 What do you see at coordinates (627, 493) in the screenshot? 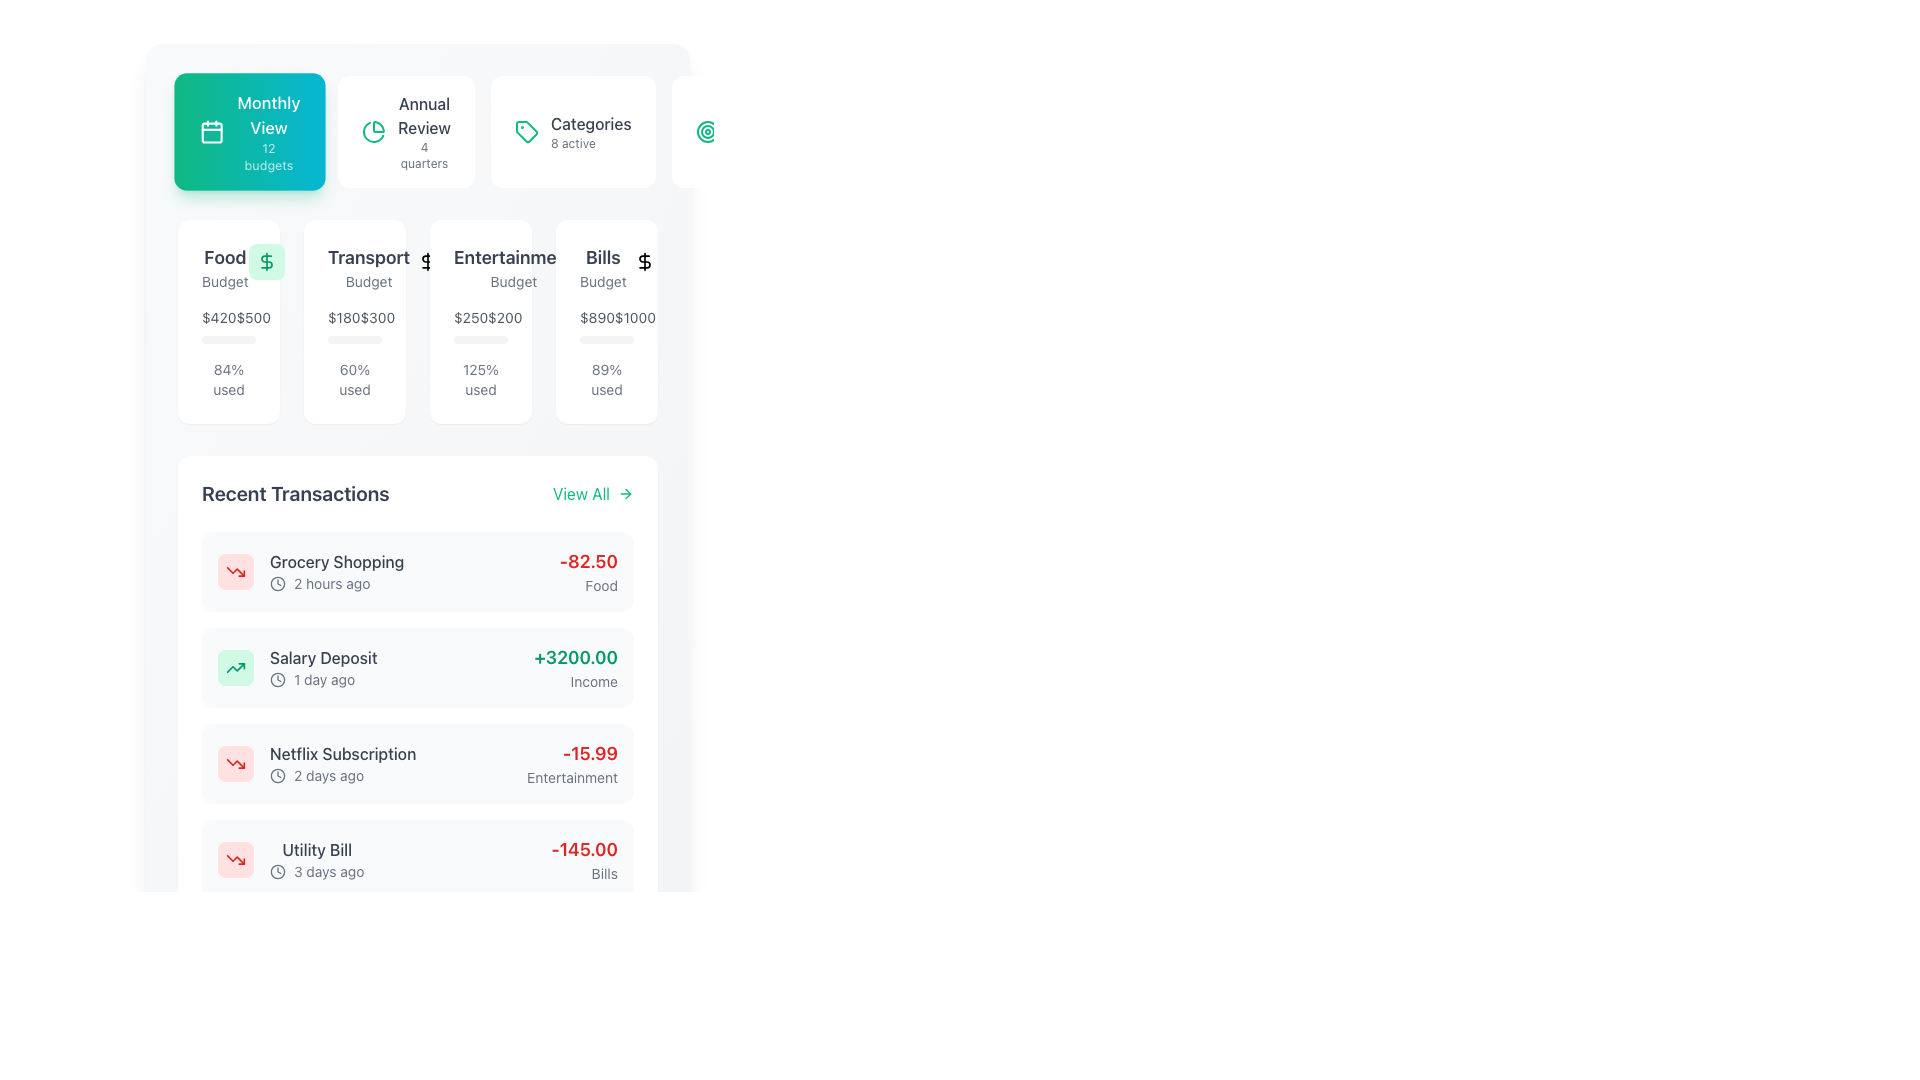
I see `the right-pointing arrow-shaped icon in the top-right section of the 'Recent Transactions' area` at bounding box center [627, 493].